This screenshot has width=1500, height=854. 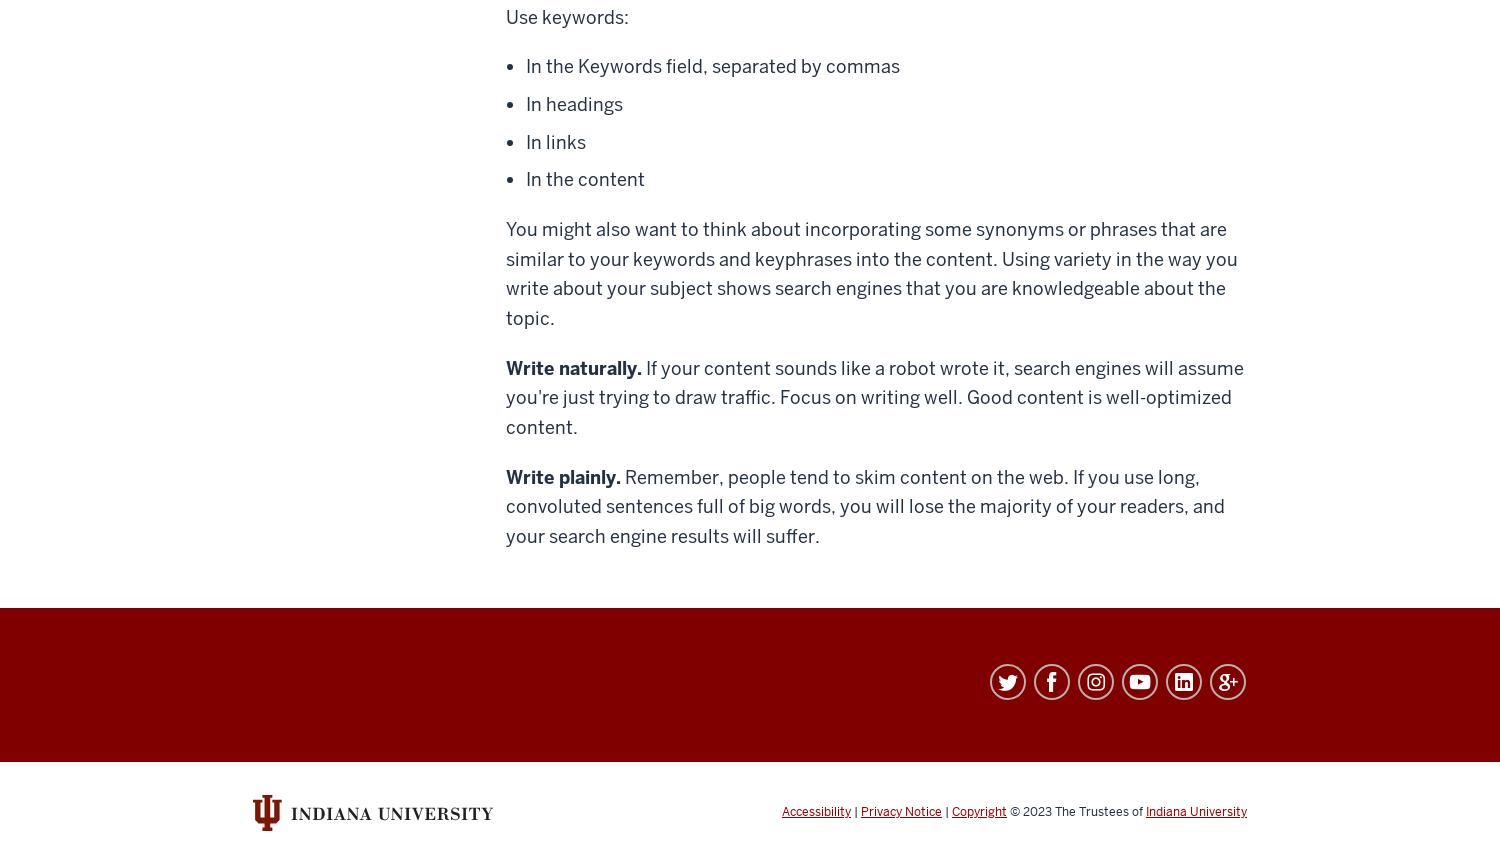 What do you see at coordinates (1006, 809) in the screenshot?
I see `'© 2023'` at bounding box center [1006, 809].